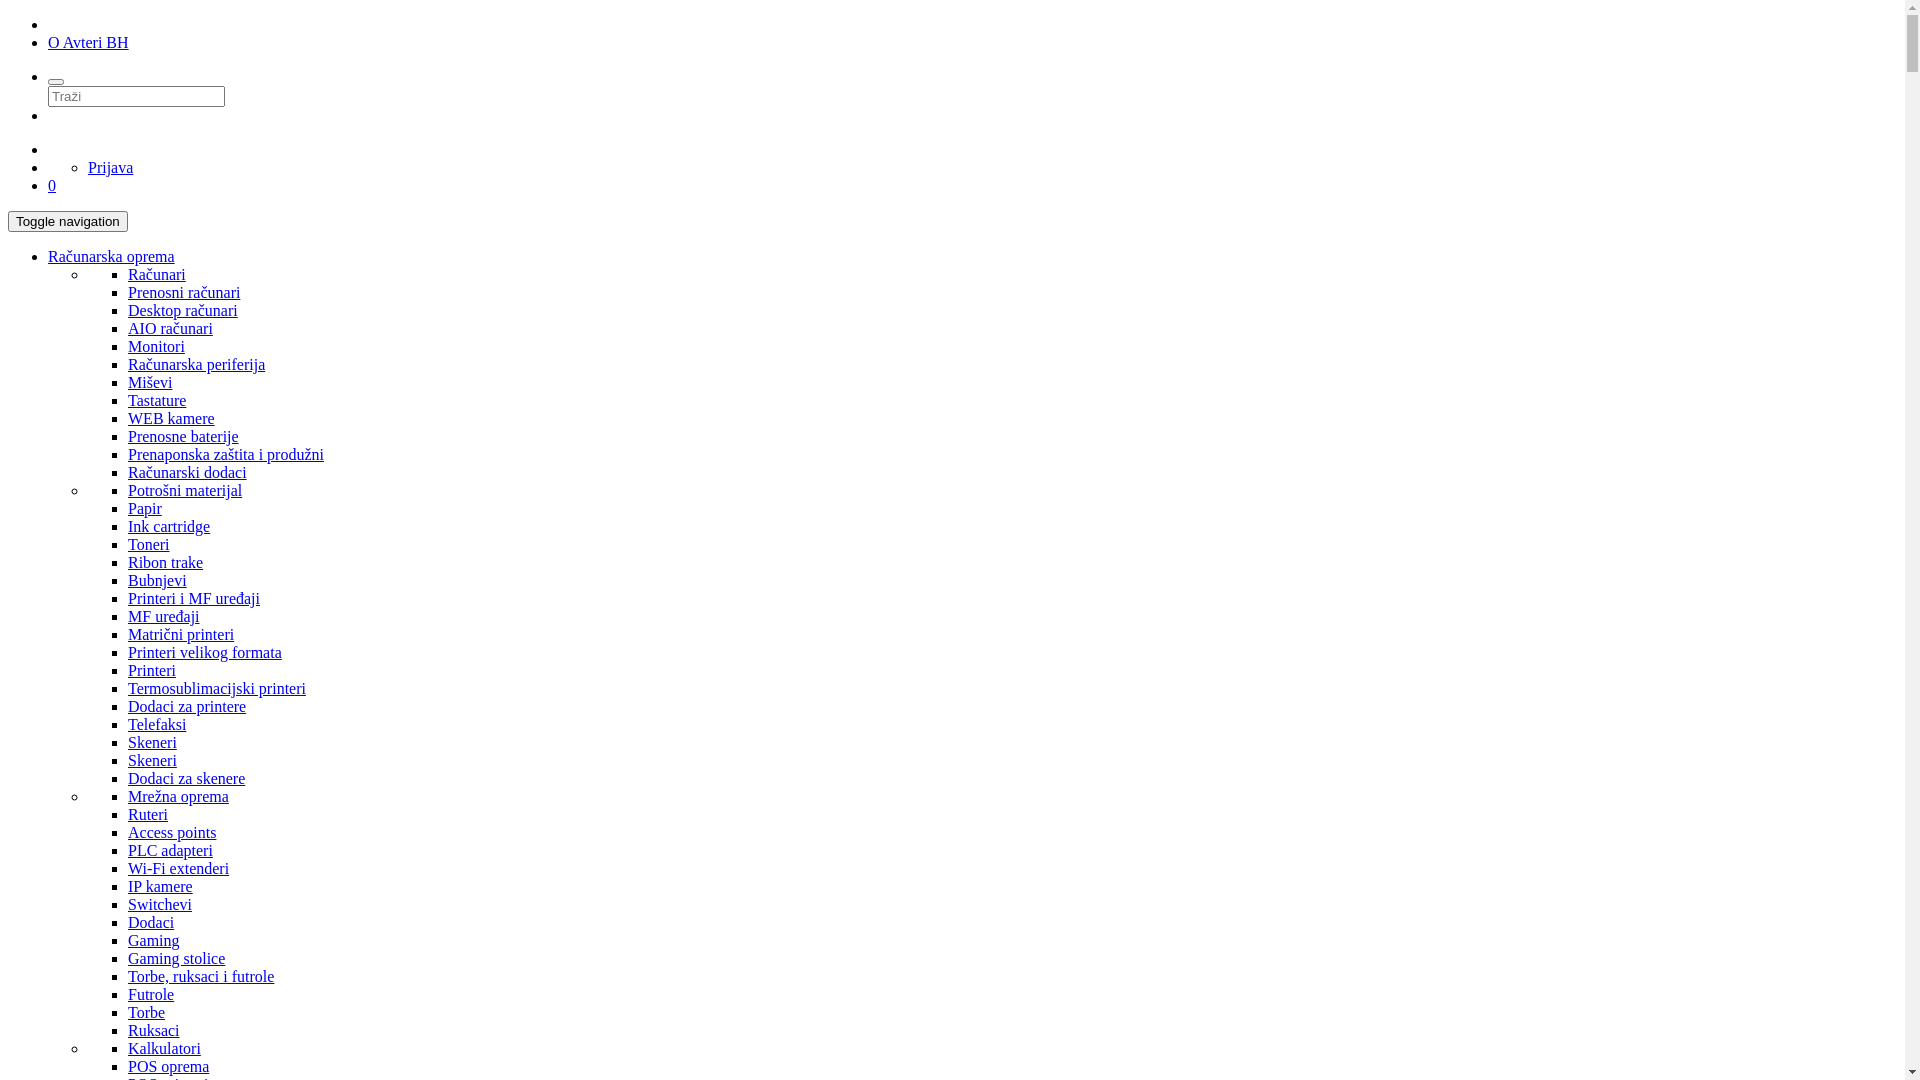 The height and width of the screenshot is (1080, 1920). Describe the element at coordinates (172, 832) in the screenshot. I see `'Access points'` at that location.